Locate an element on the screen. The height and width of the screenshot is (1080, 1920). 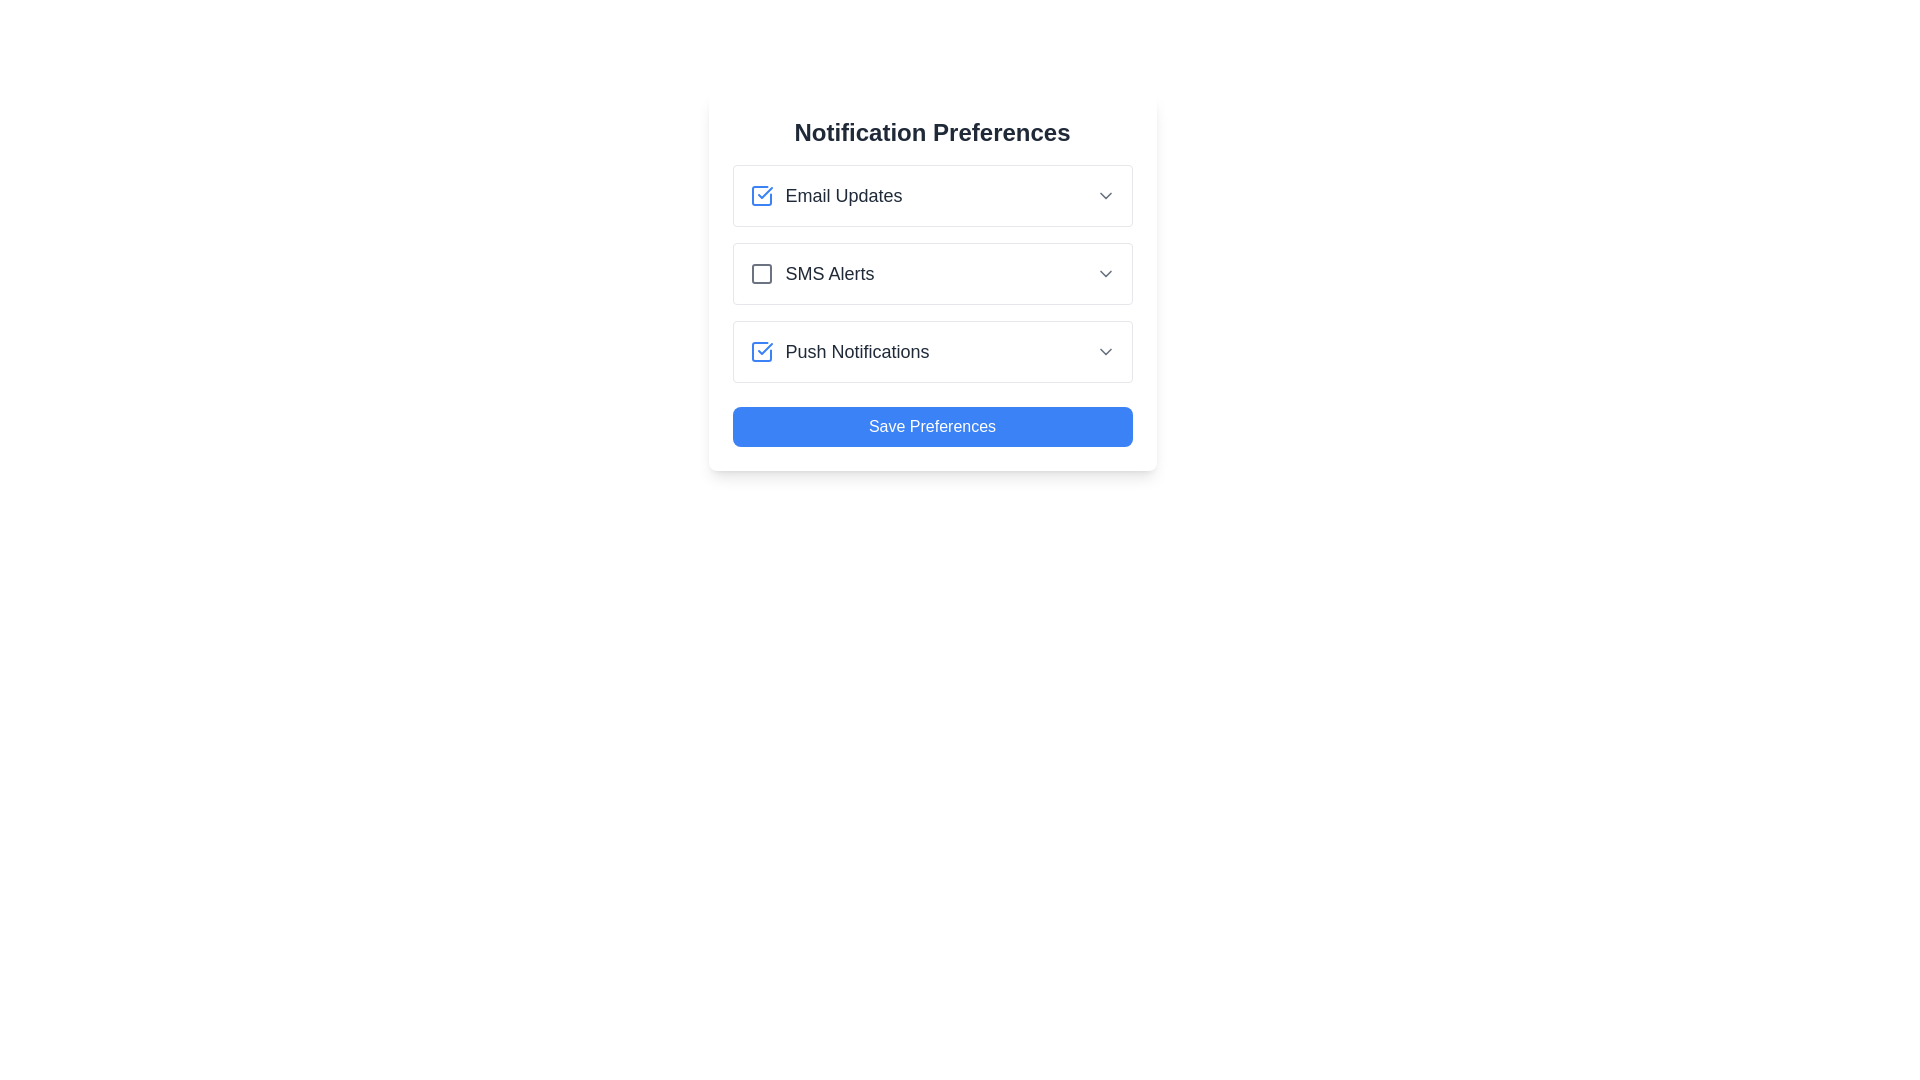
the checkbox labeled 'Push Notifications' is located at coordinates (839, 350).